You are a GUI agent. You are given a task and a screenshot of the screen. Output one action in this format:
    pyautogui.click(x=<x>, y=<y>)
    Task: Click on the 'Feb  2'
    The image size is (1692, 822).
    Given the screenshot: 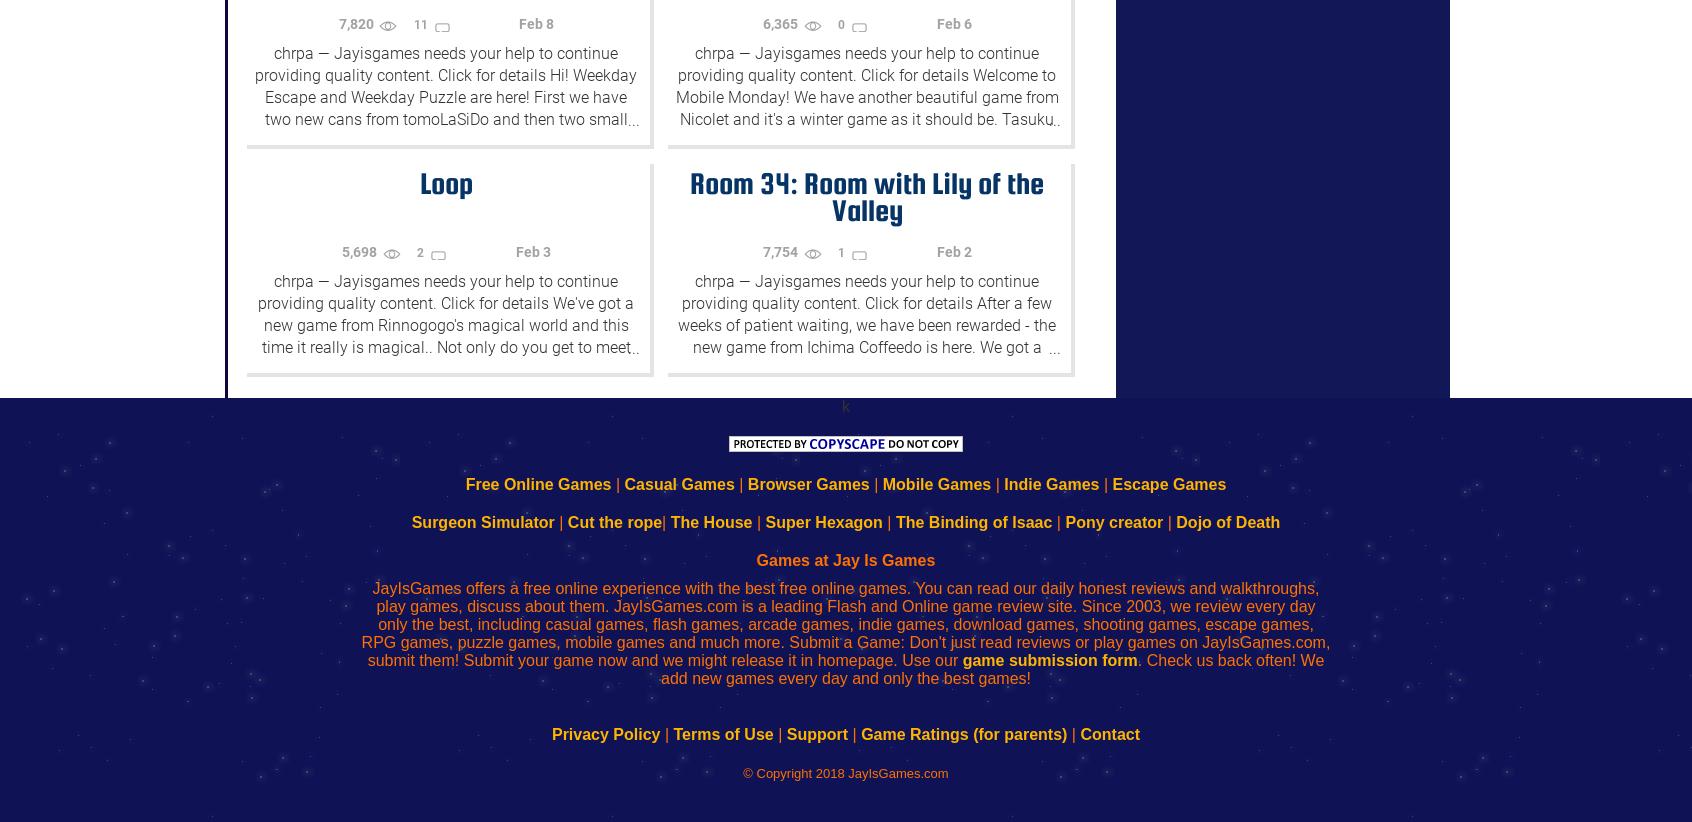 What is the action you would take?
    pyautogui.click(x=953, y=251)
    